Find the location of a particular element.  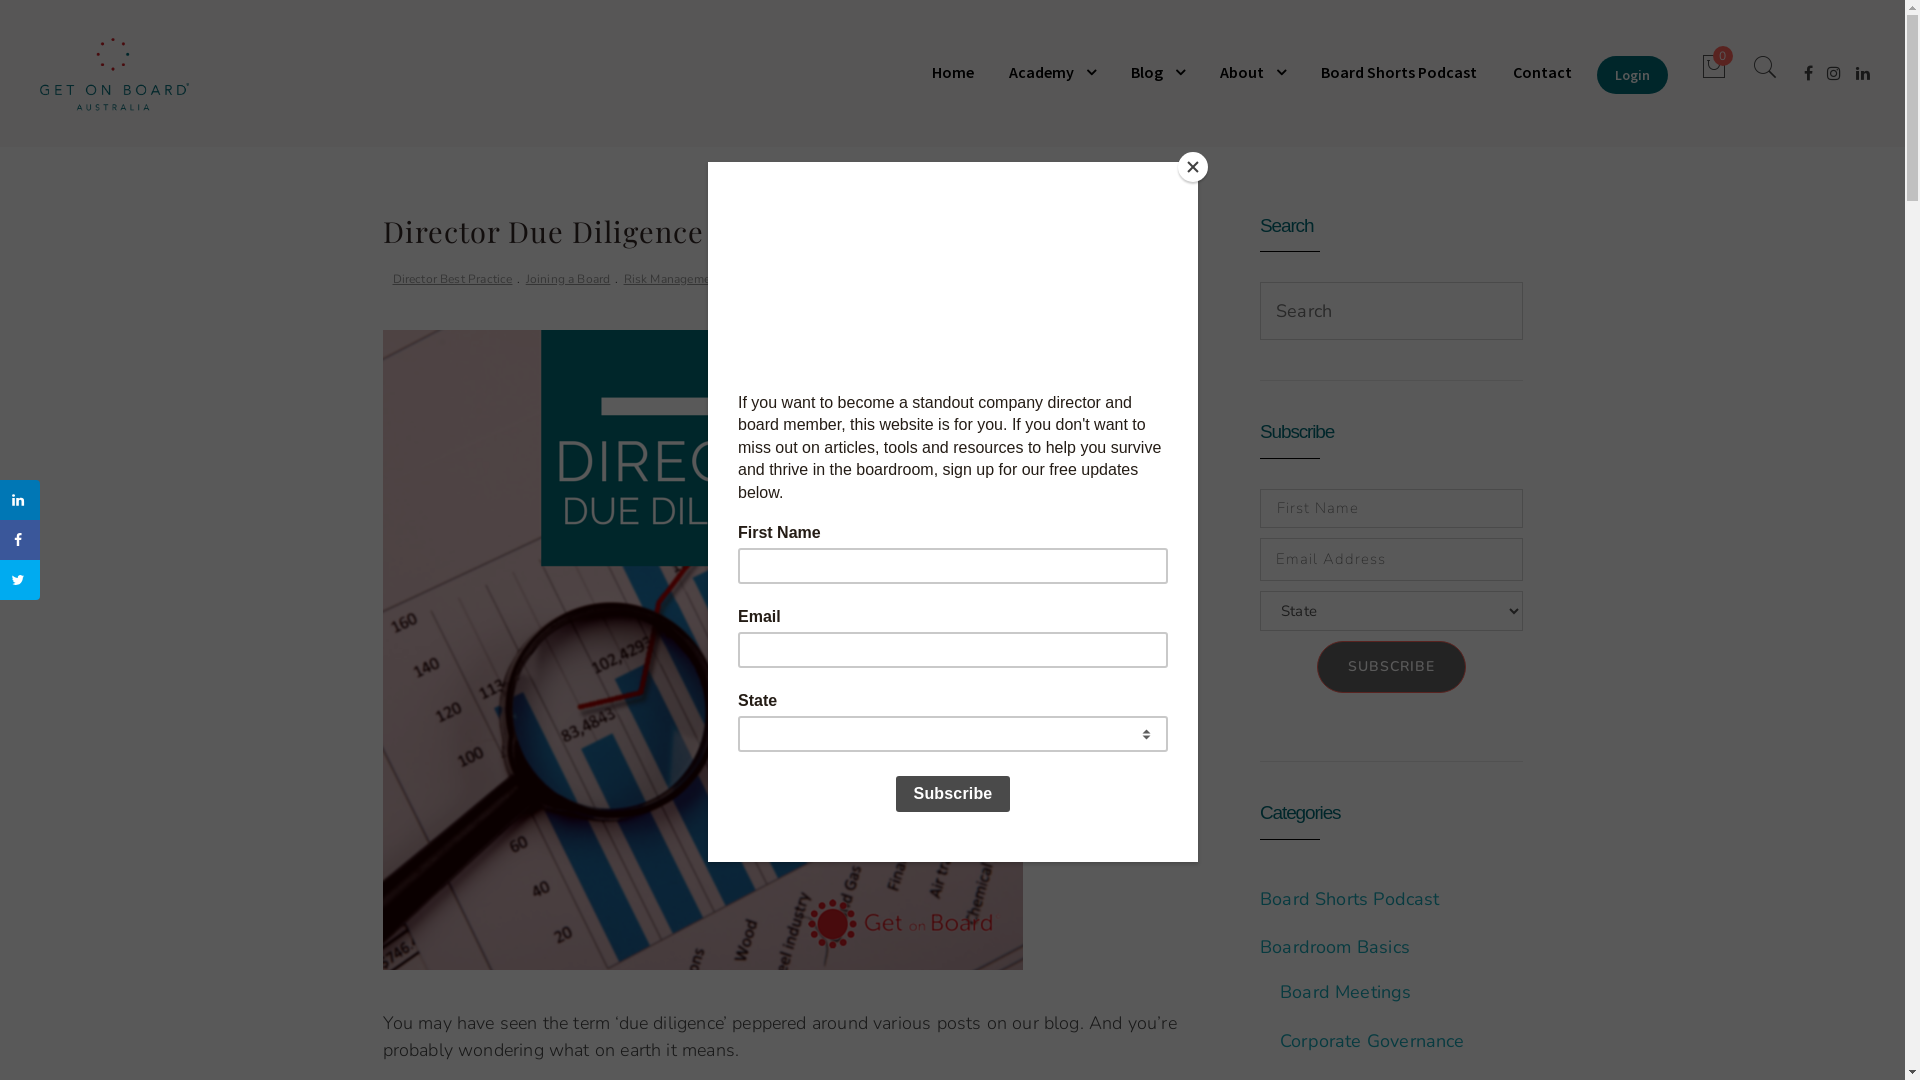

'Joining a Board' is located at coordinates (526, 280).